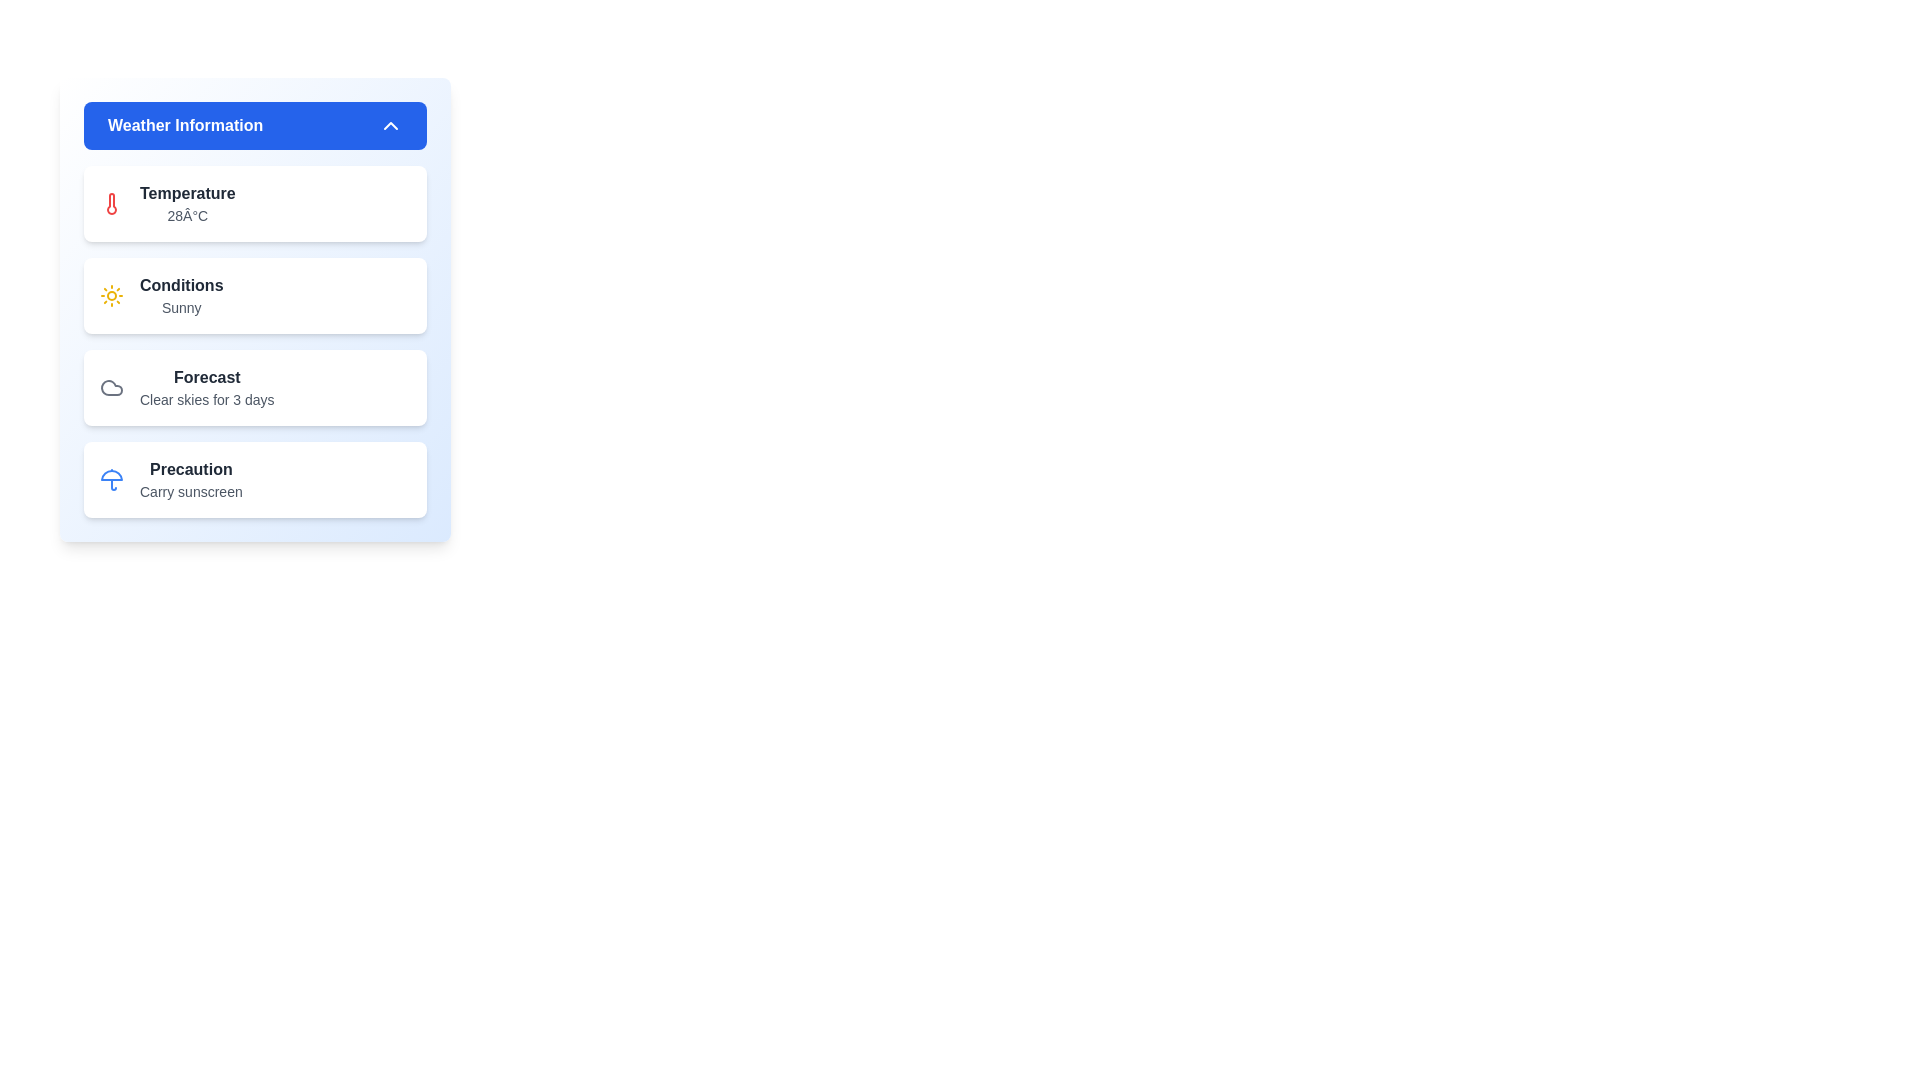 The image size is (1920, 1080). Describe the element at coordinates (254, 388) in the screenshot. I see `the third Static informational card titled 'Forecast' with a subtitle 'Clear skies for 3 days' in the 'Weather Information' section` at that location.